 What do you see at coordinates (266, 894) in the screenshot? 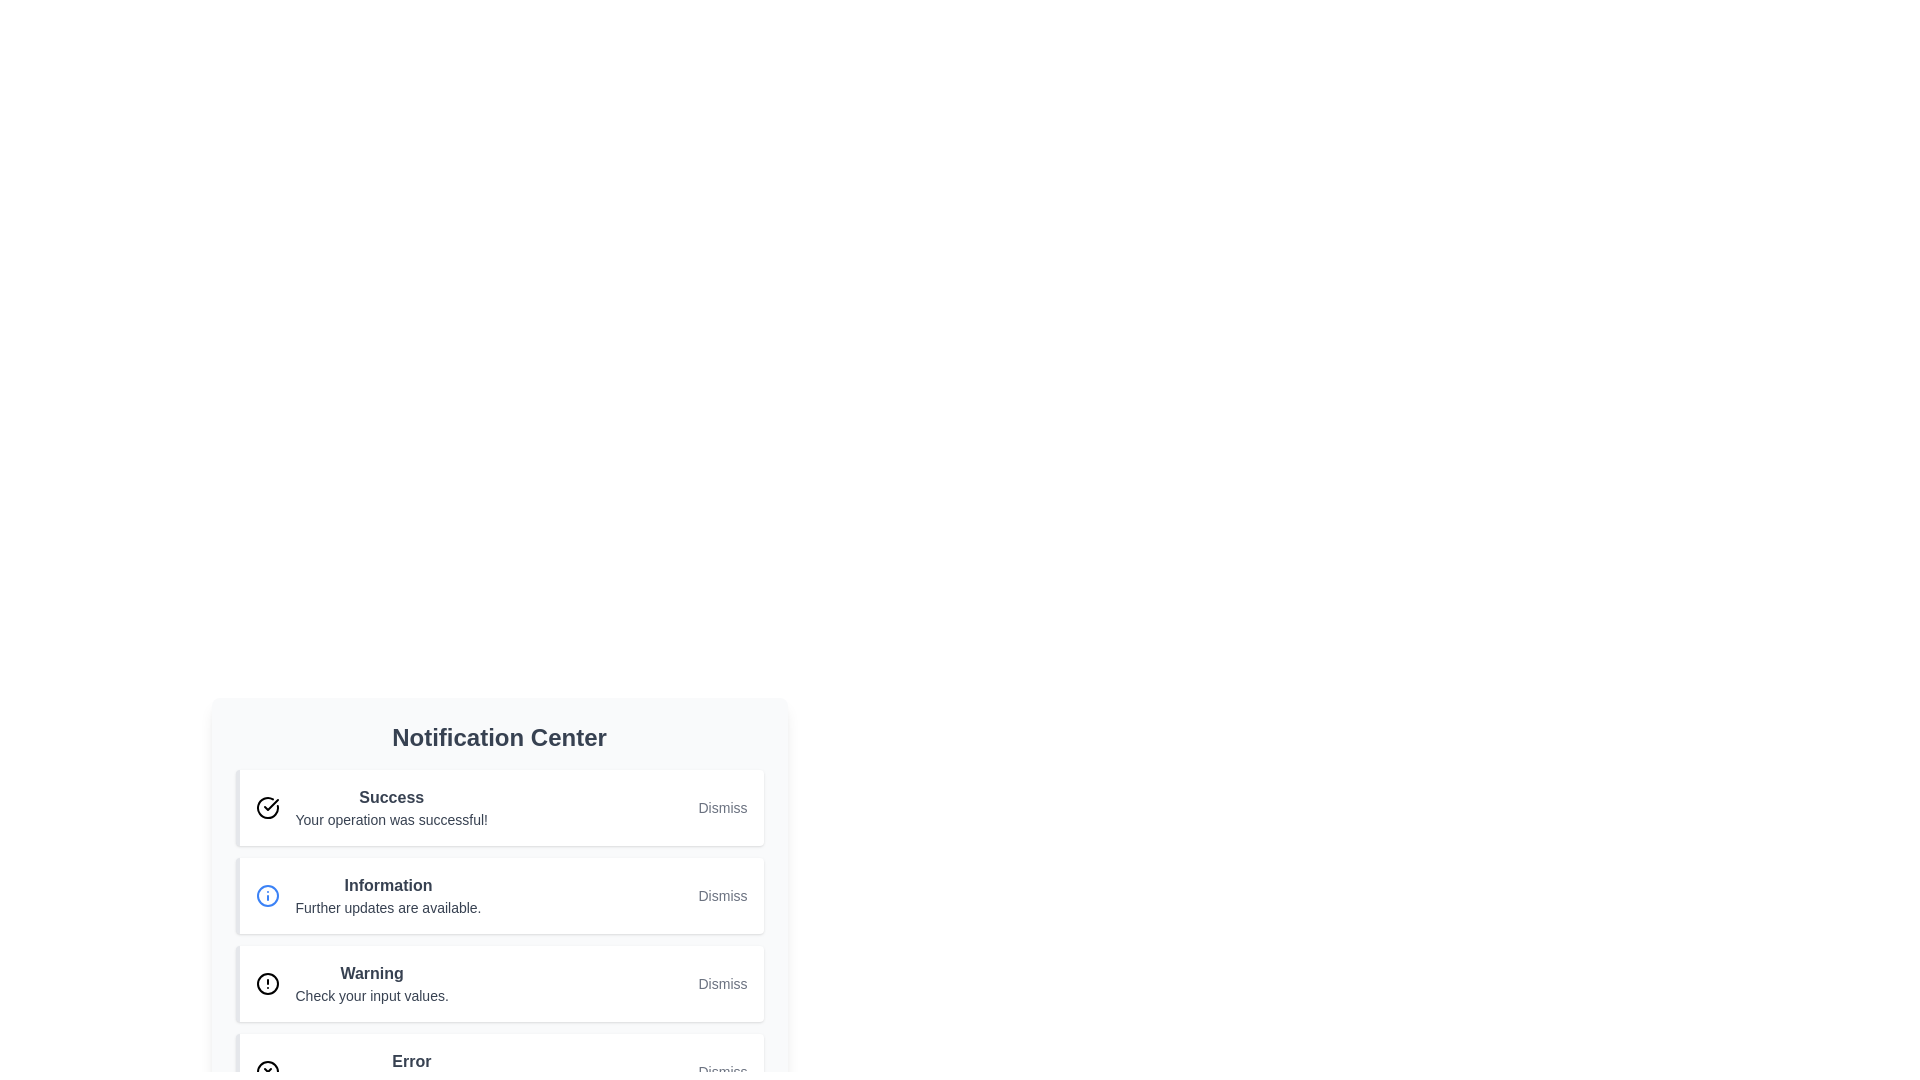
I see `the circular blue outlined icon with an 'i' symbol representing an information indicator, located in the 'Information' notification box to the left of the text` at bounding box center [266, 894].